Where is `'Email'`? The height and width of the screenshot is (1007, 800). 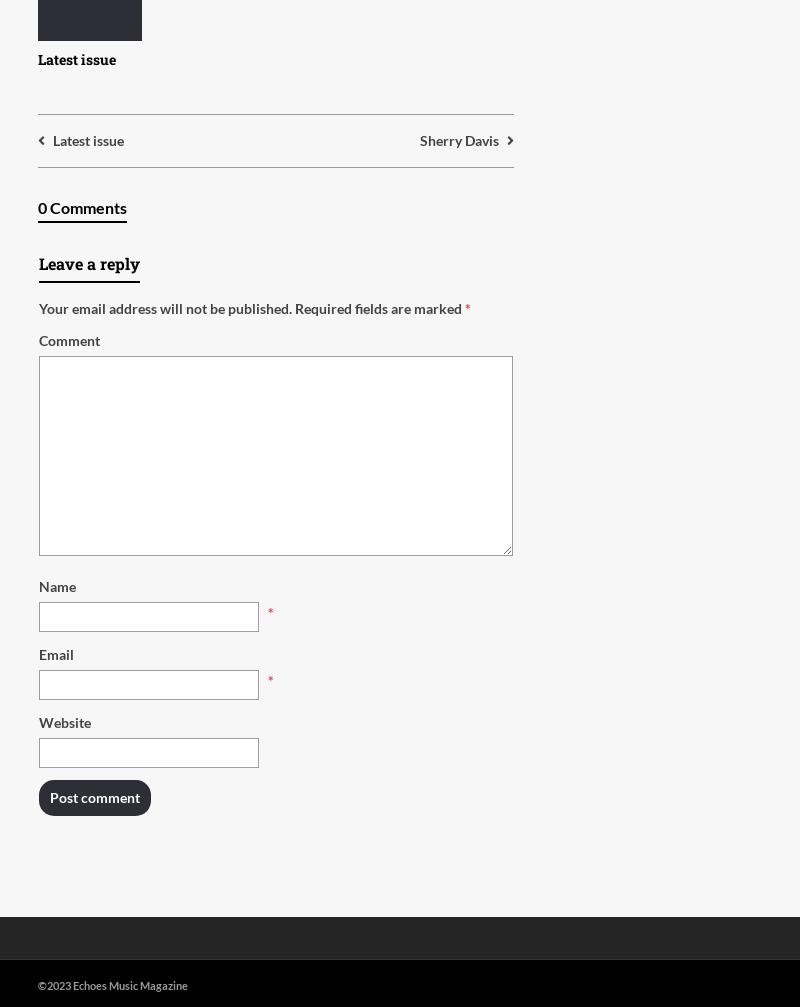 'Email' is located at coordinates (55, 653).